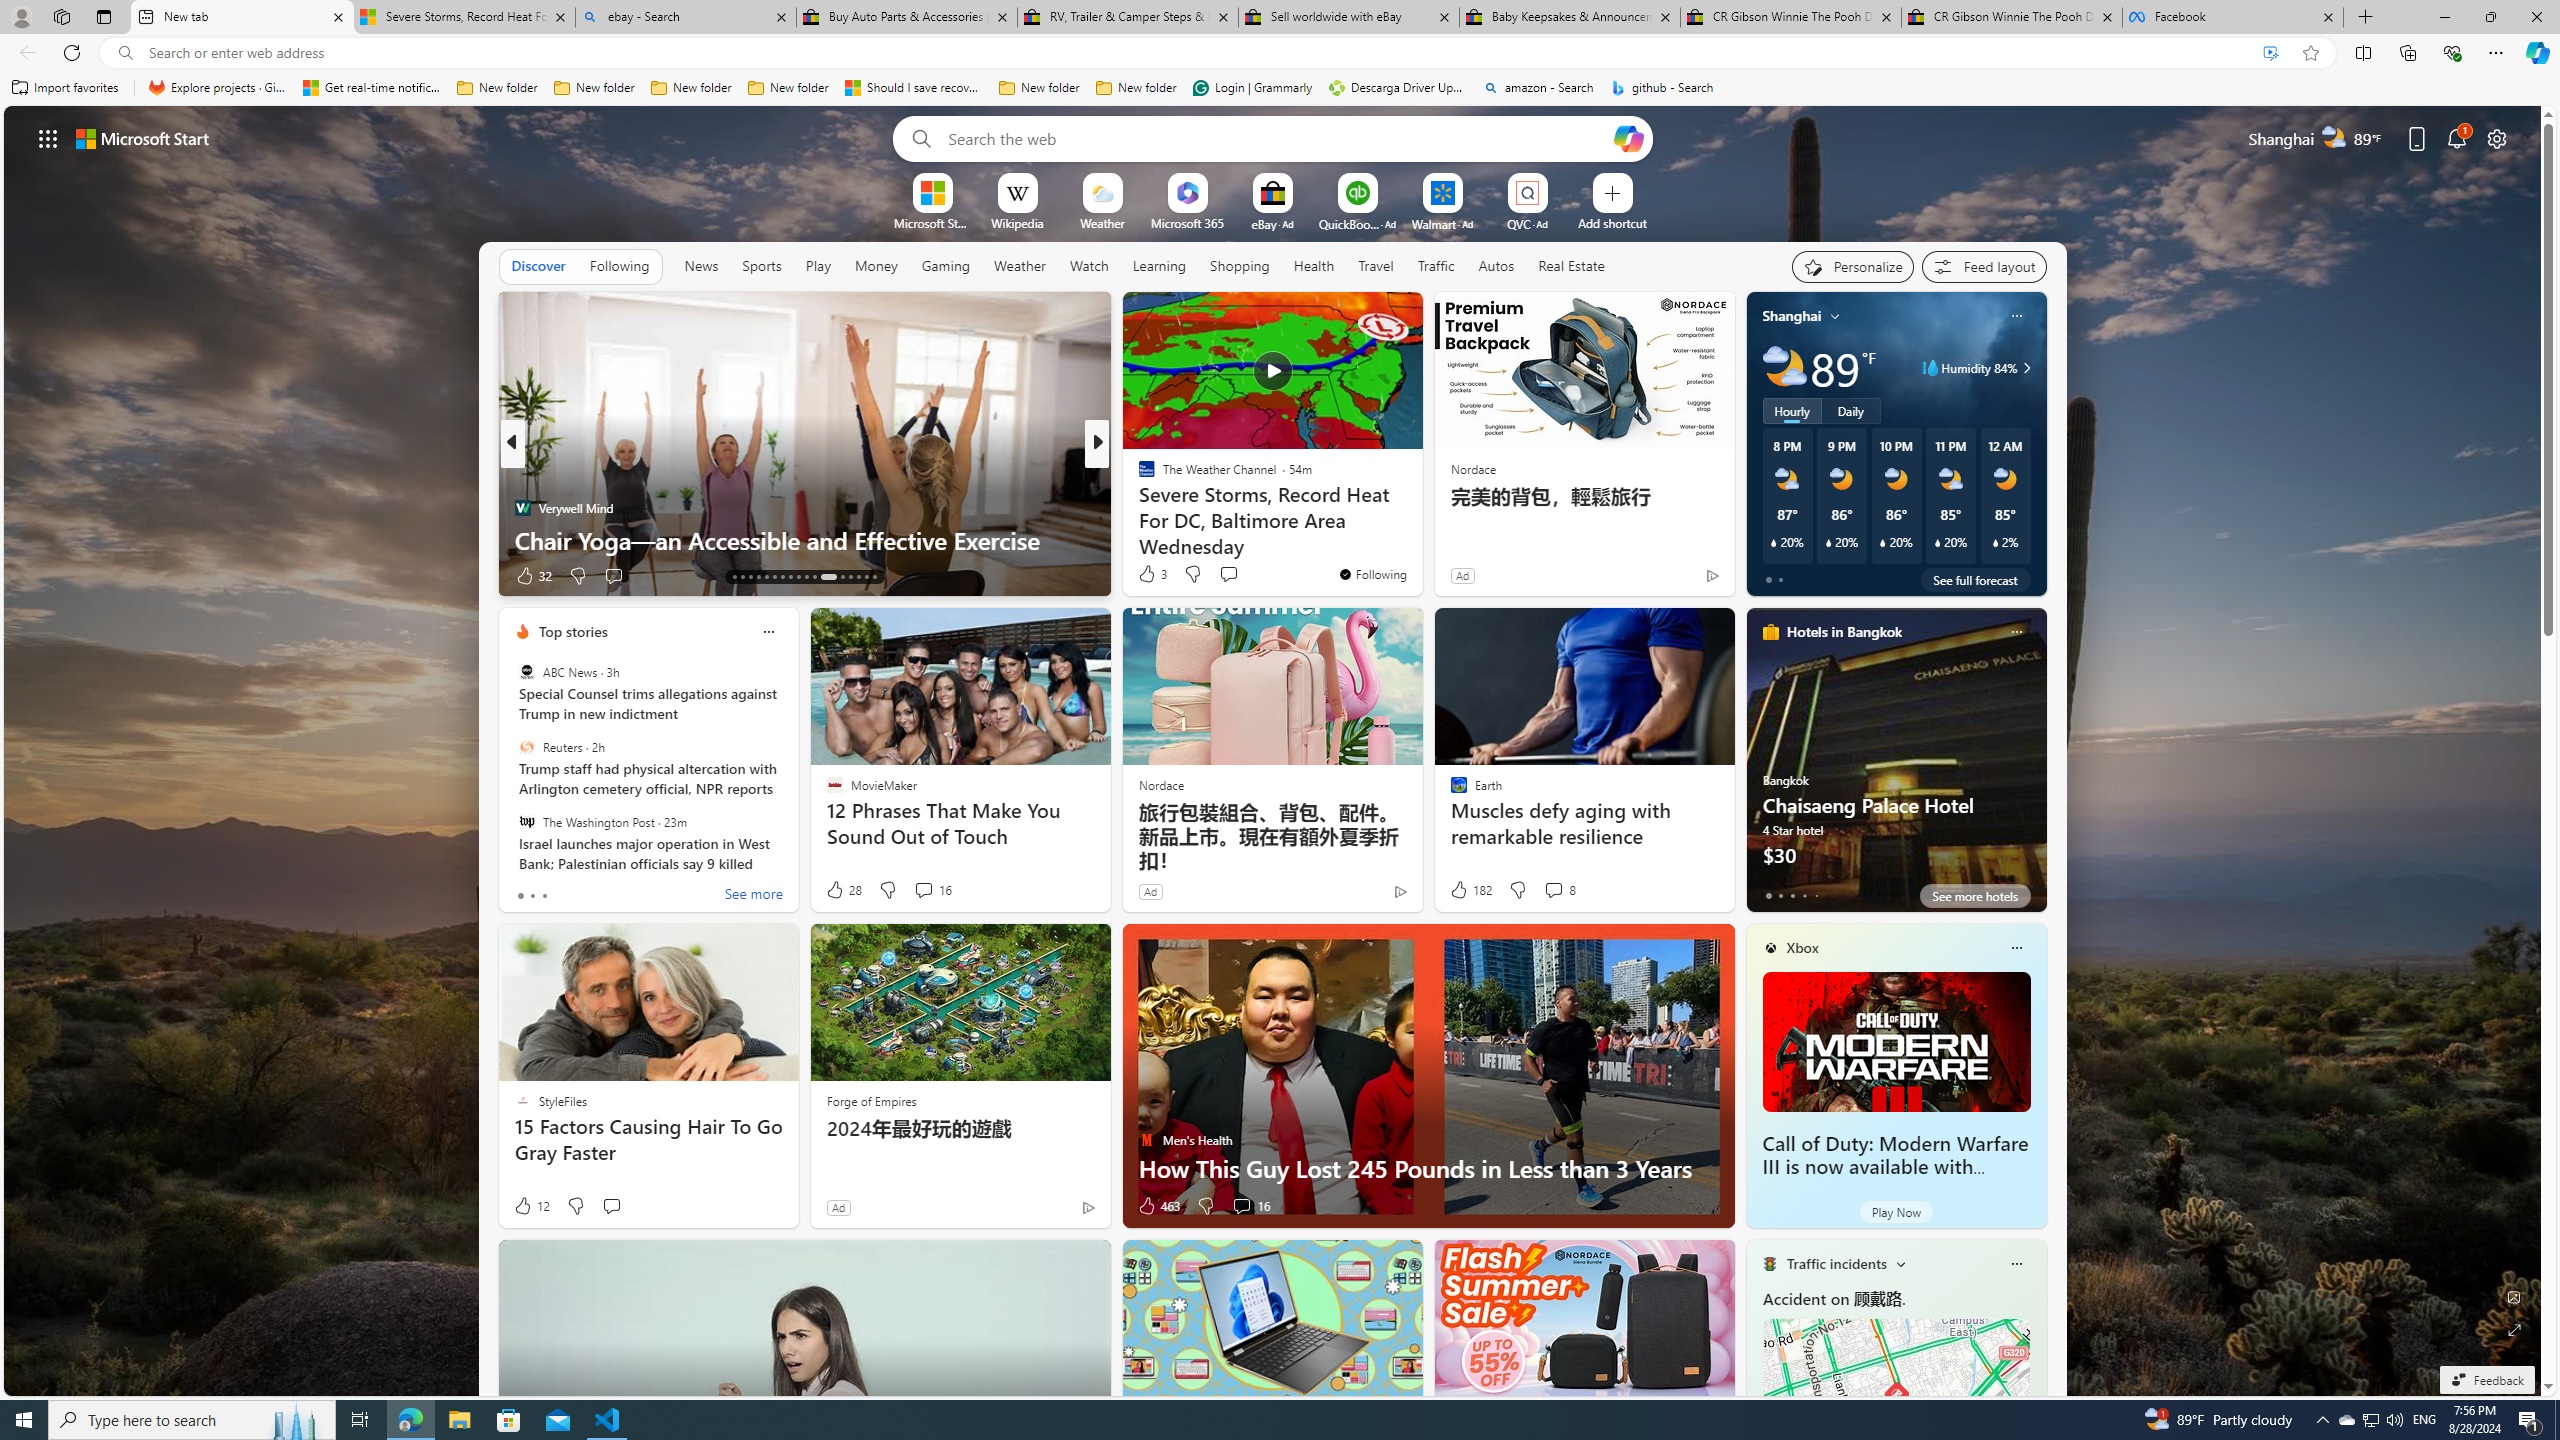 Image resolution: width=2560 pixels, height=1440 pixels. I want to click on 'tab-3', so click(1802, 895).